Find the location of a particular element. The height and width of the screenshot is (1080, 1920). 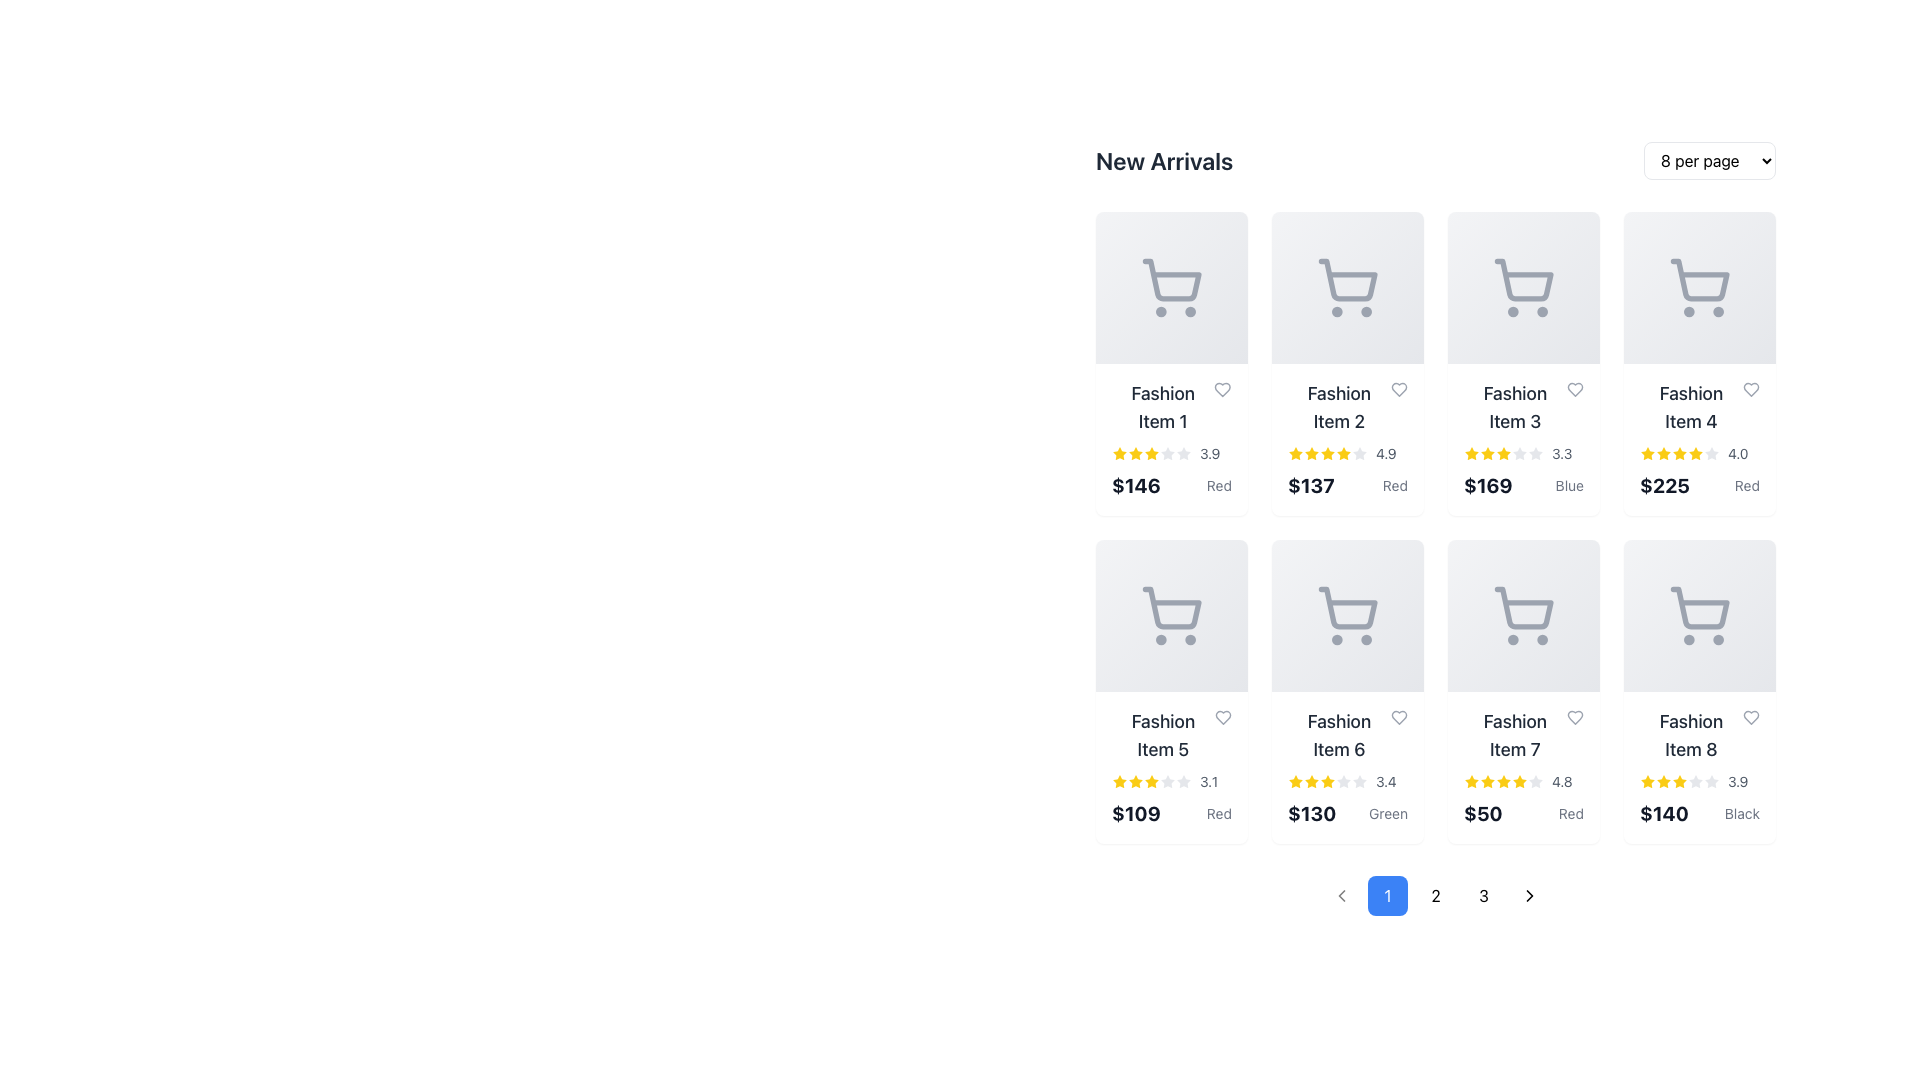

the third star-shaped rating icon, styled with a yellow fill, located below the item labeled 'Fashion Item 7' in the grid view of products is located at coordinates (1488, 781).